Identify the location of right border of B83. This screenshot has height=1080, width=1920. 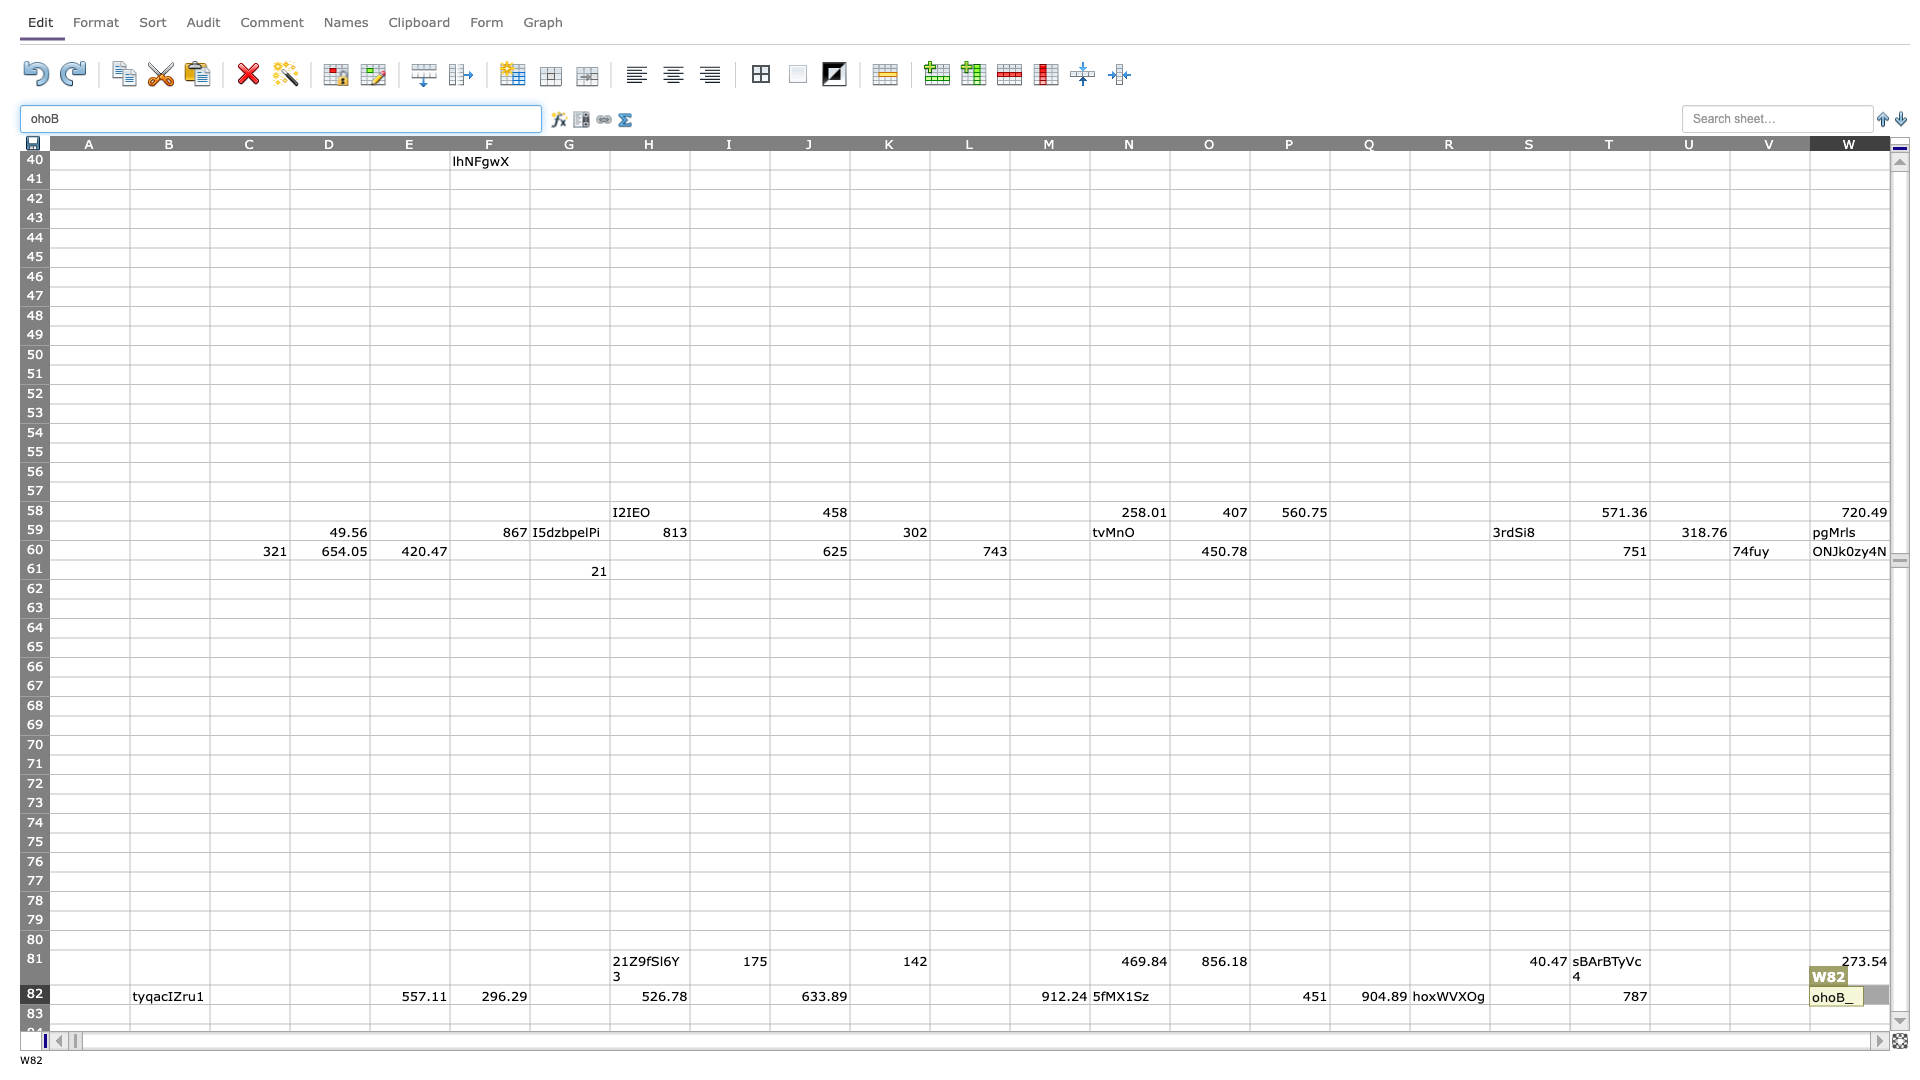
(210, 1014).